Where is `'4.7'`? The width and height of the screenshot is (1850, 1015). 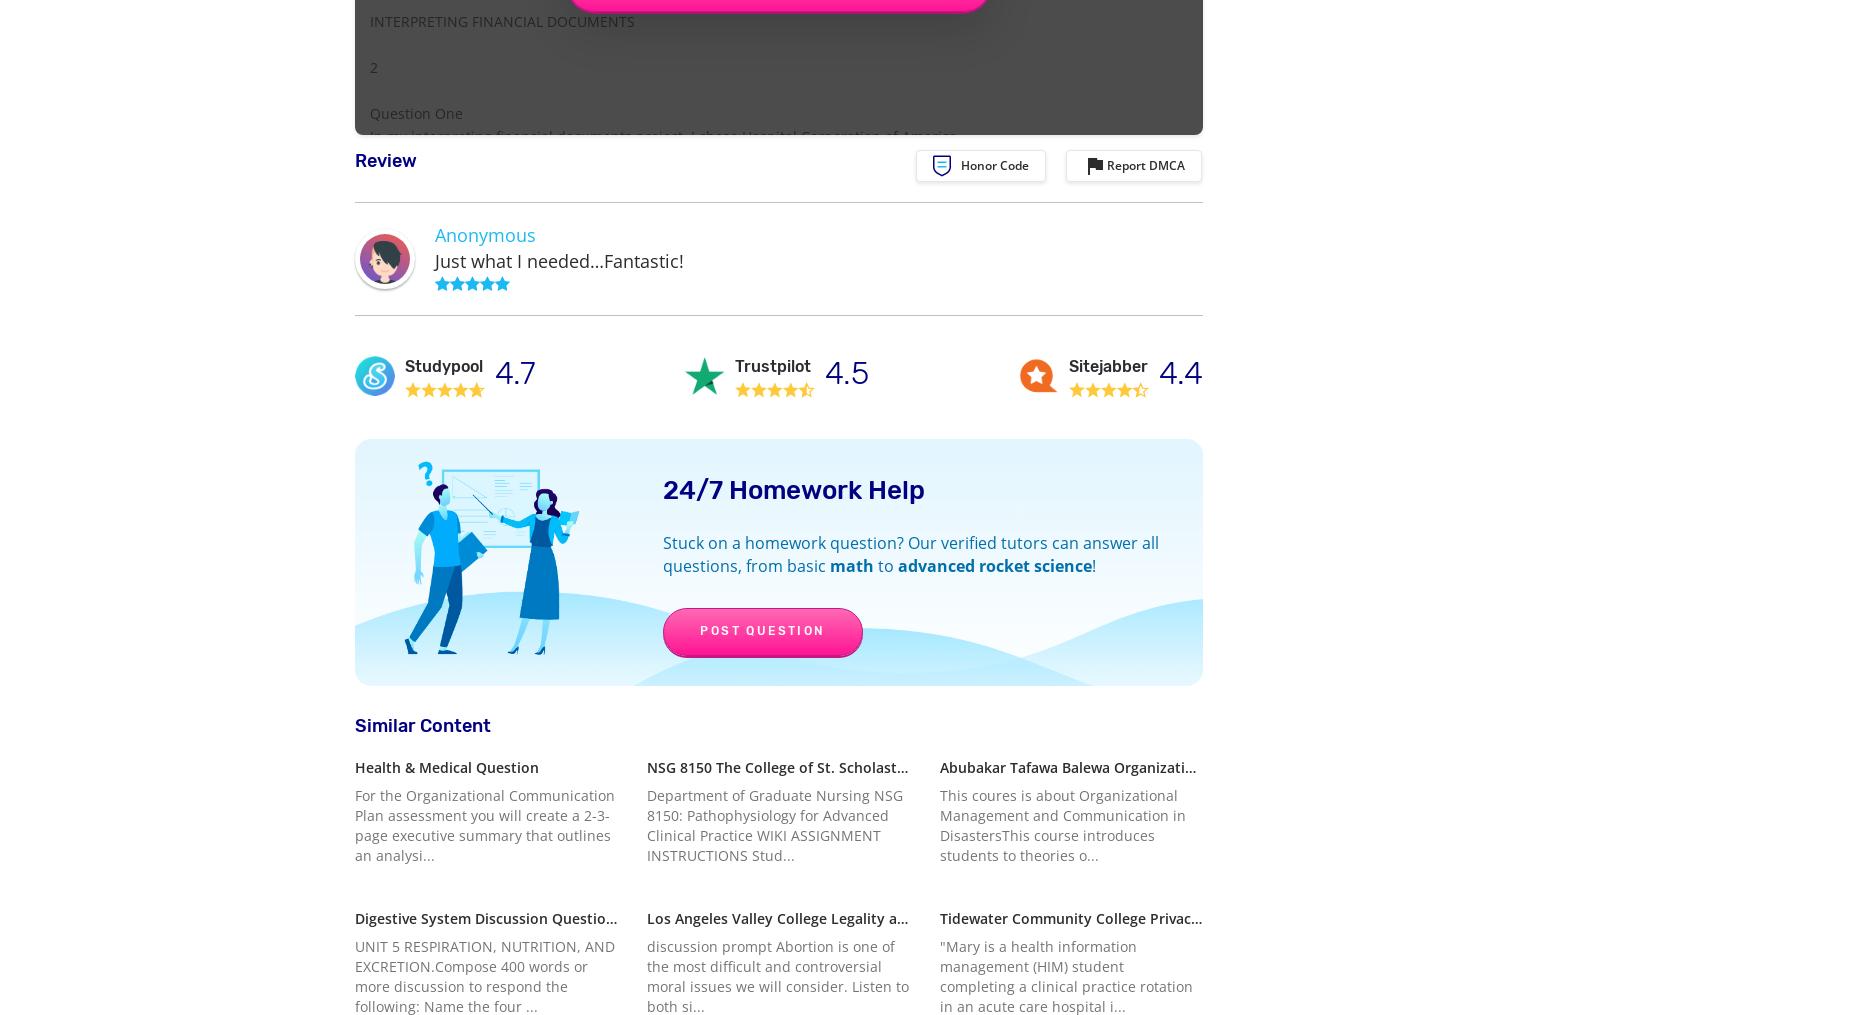
'4.7' is located at coordinates (495, 371).